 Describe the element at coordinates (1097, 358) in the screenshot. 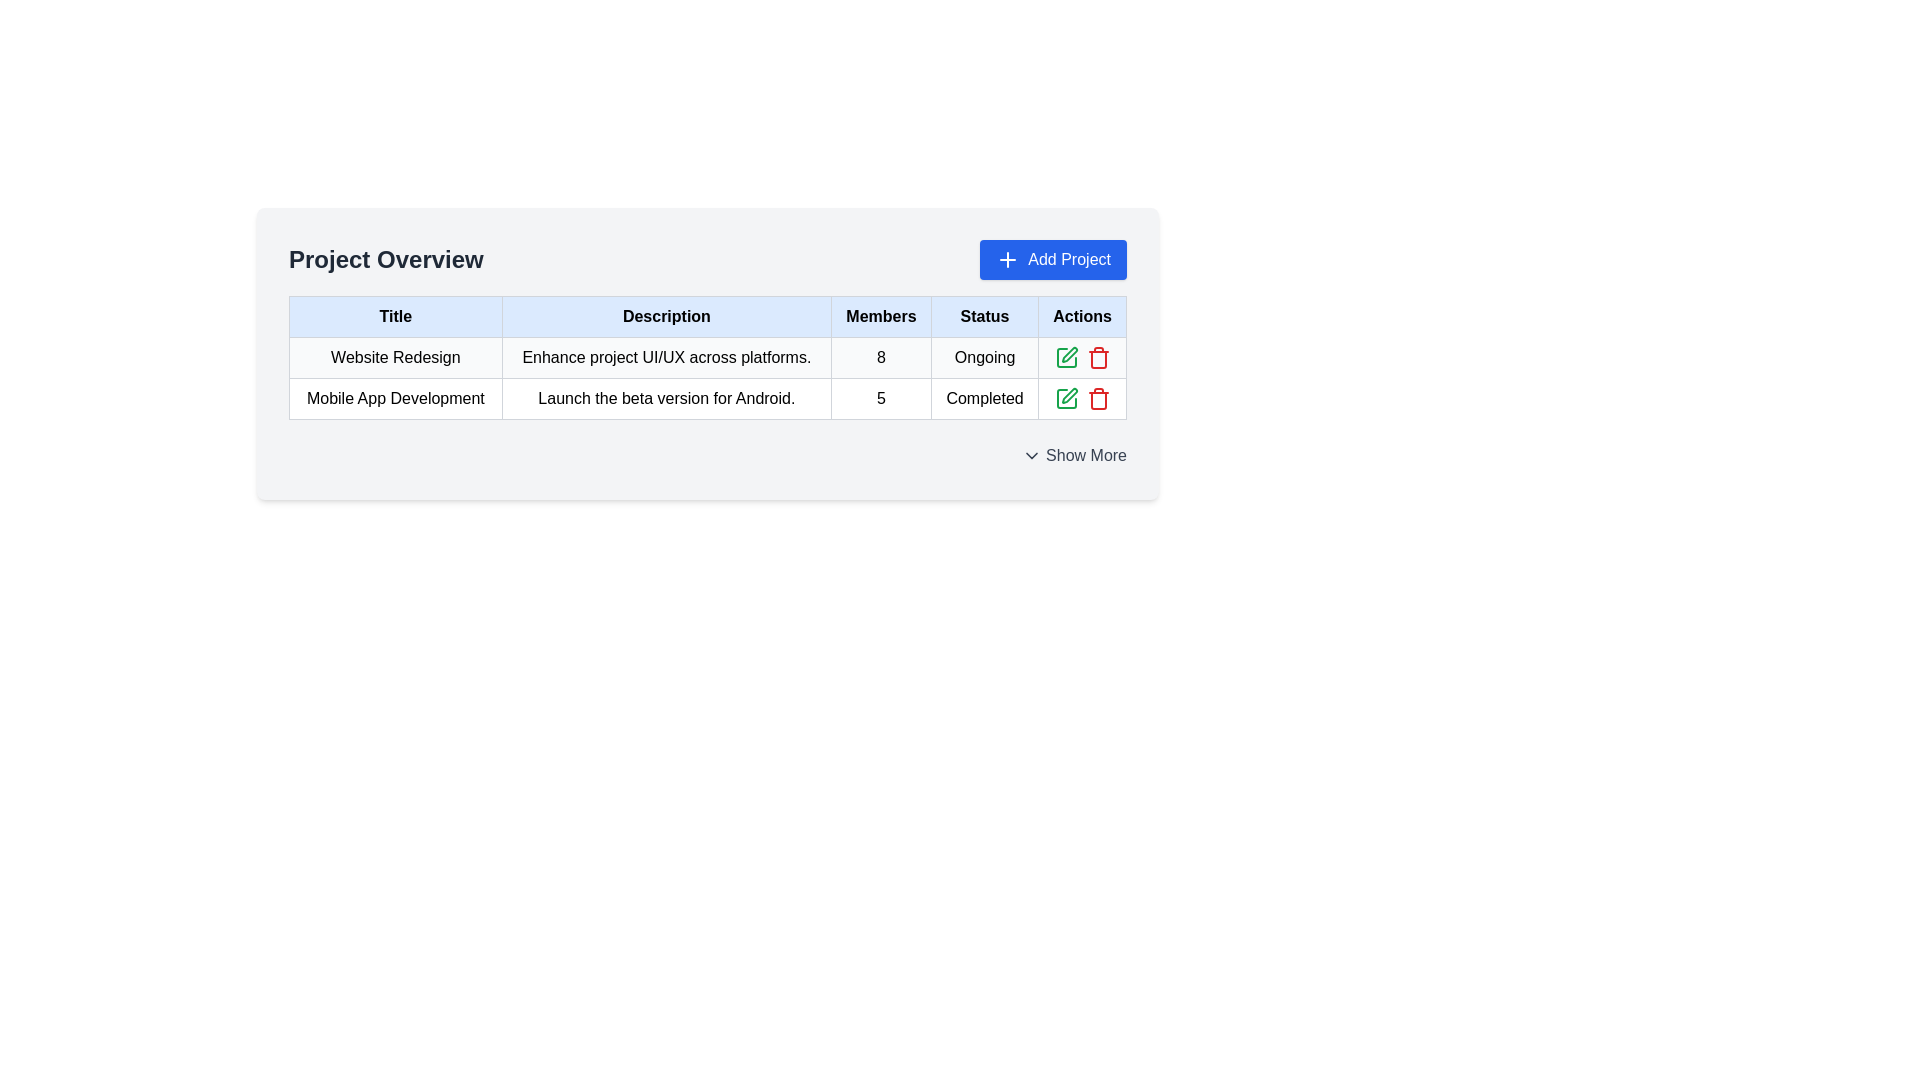

I see `the delete icon located in the Actions column for the 'Mobile App Development' row to initiate a delete action` at that location.